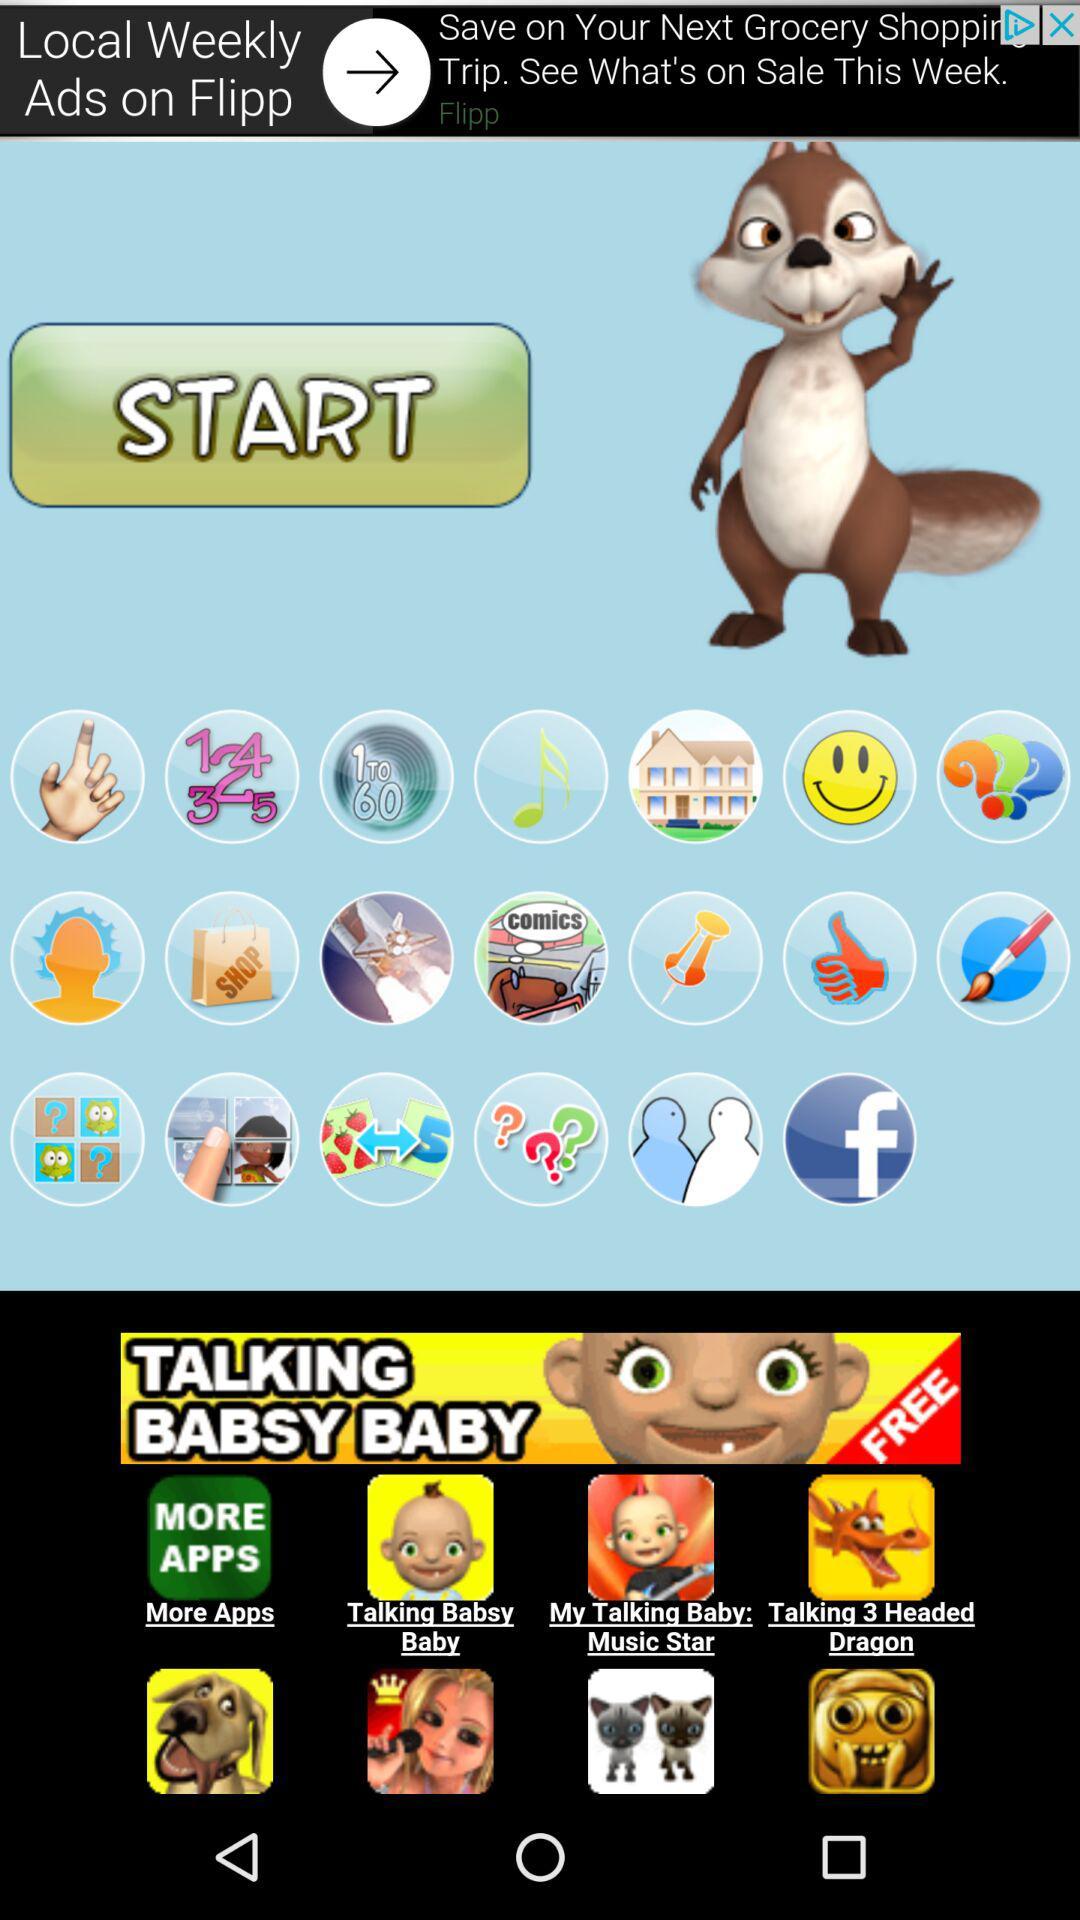 Image resolution: width=1080 pixels, height=1920 pixels. What do you see at coordinates (849, 776) in the screenshot?
I see `the sixth image in the second row` at bounding box center [849, 776].